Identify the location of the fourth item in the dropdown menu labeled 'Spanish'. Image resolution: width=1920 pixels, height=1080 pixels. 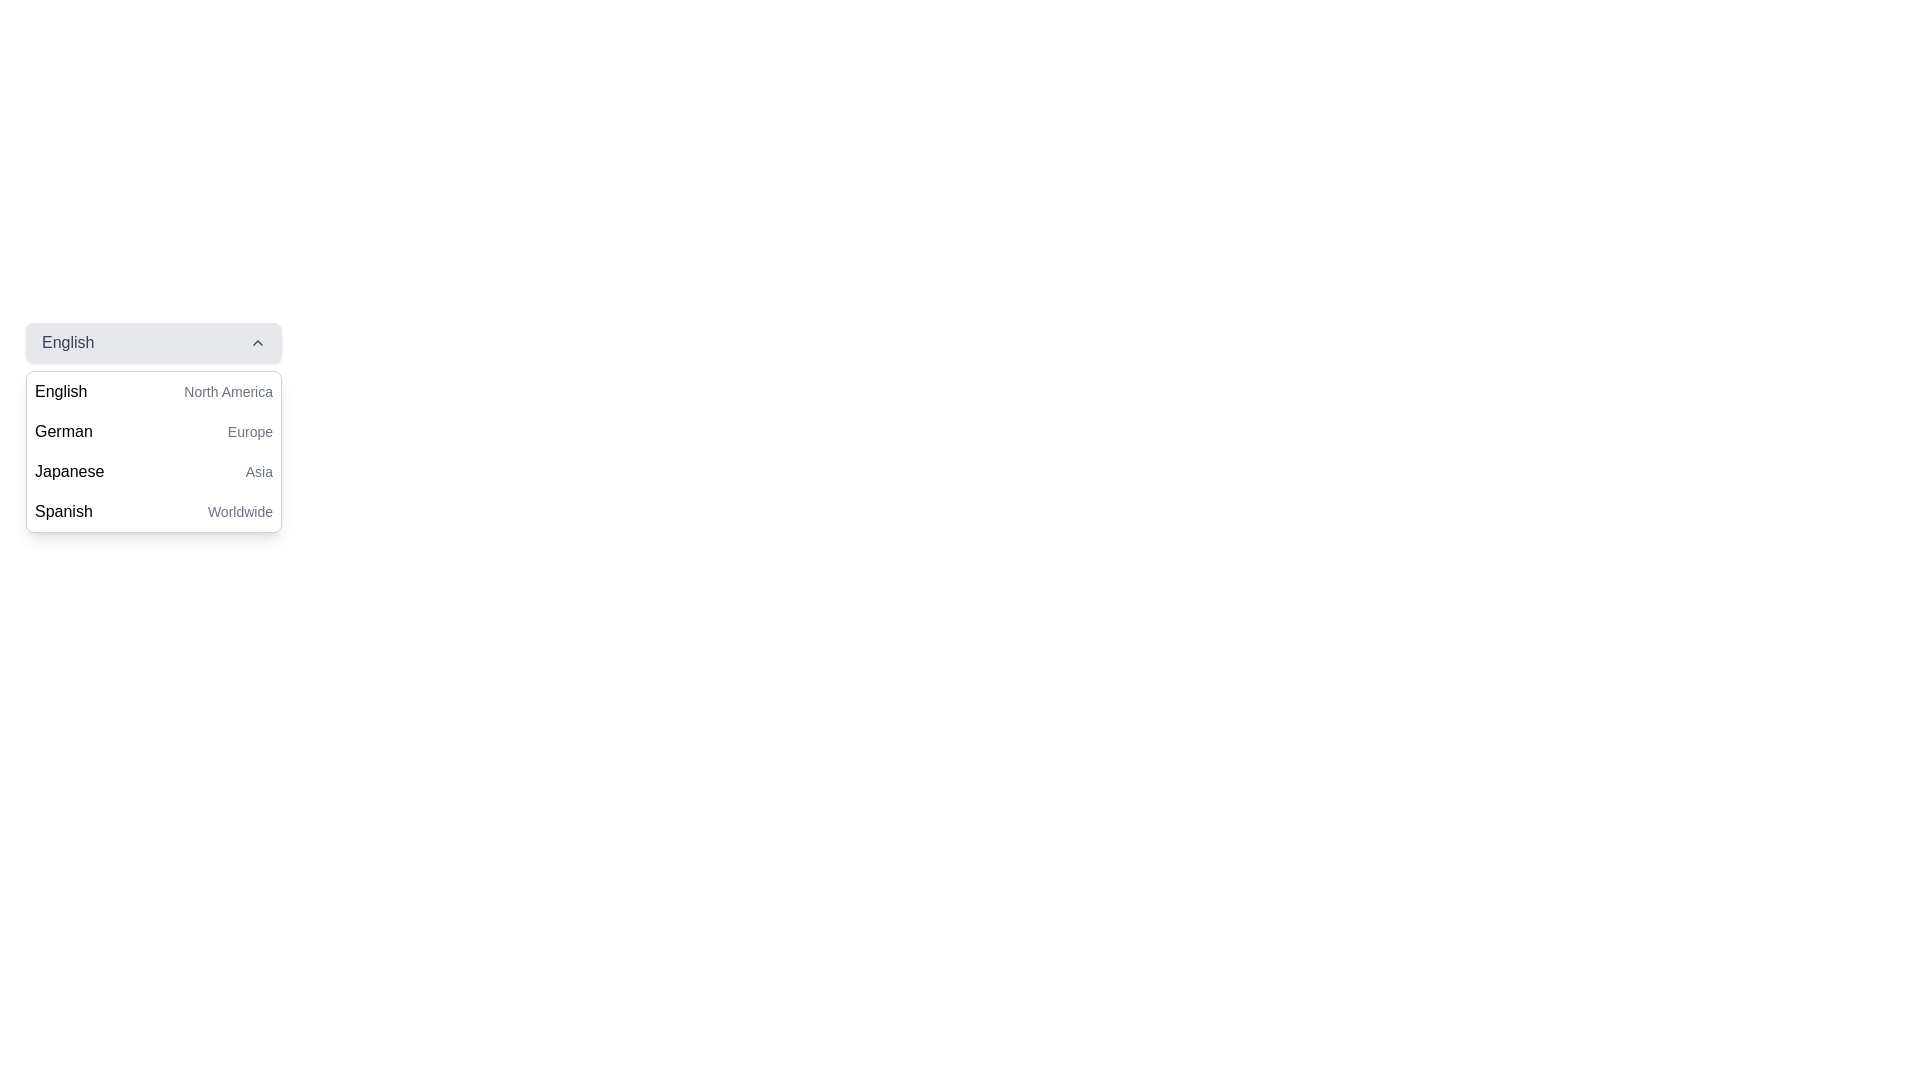
(152, 511).